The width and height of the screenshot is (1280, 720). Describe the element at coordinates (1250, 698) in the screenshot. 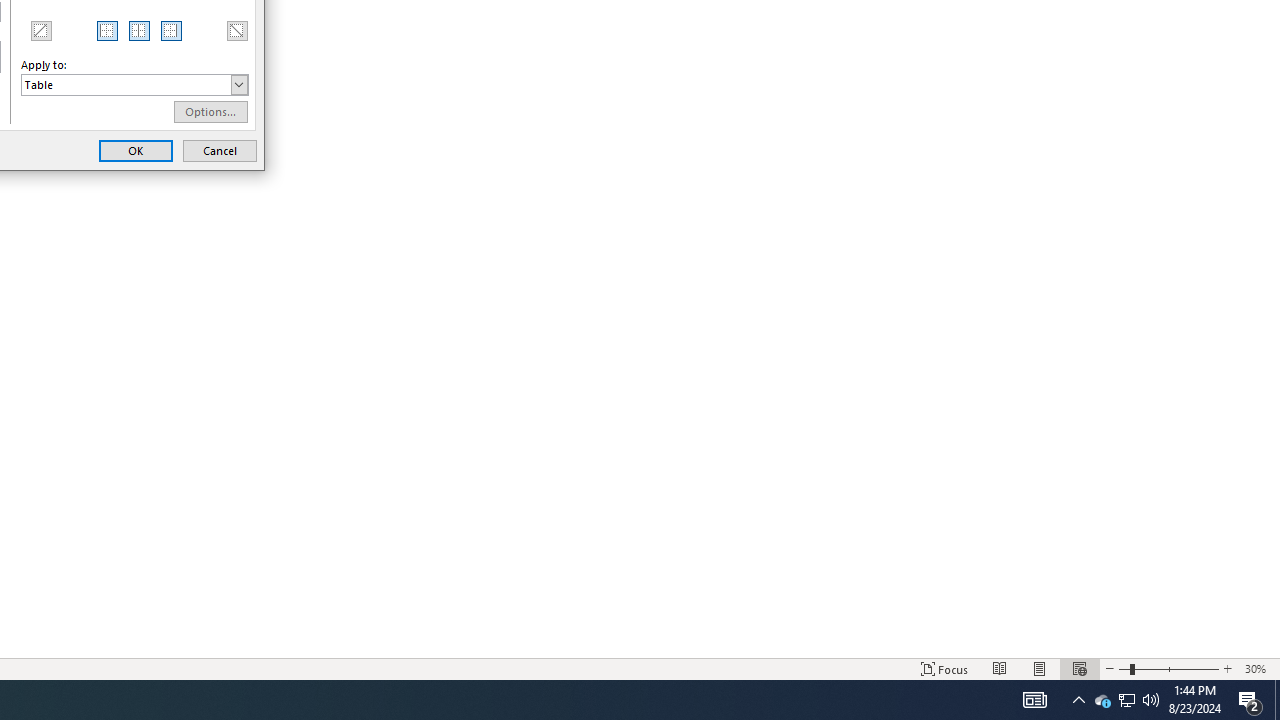

I see `'Action Center, 2 new notifications'` at that location.